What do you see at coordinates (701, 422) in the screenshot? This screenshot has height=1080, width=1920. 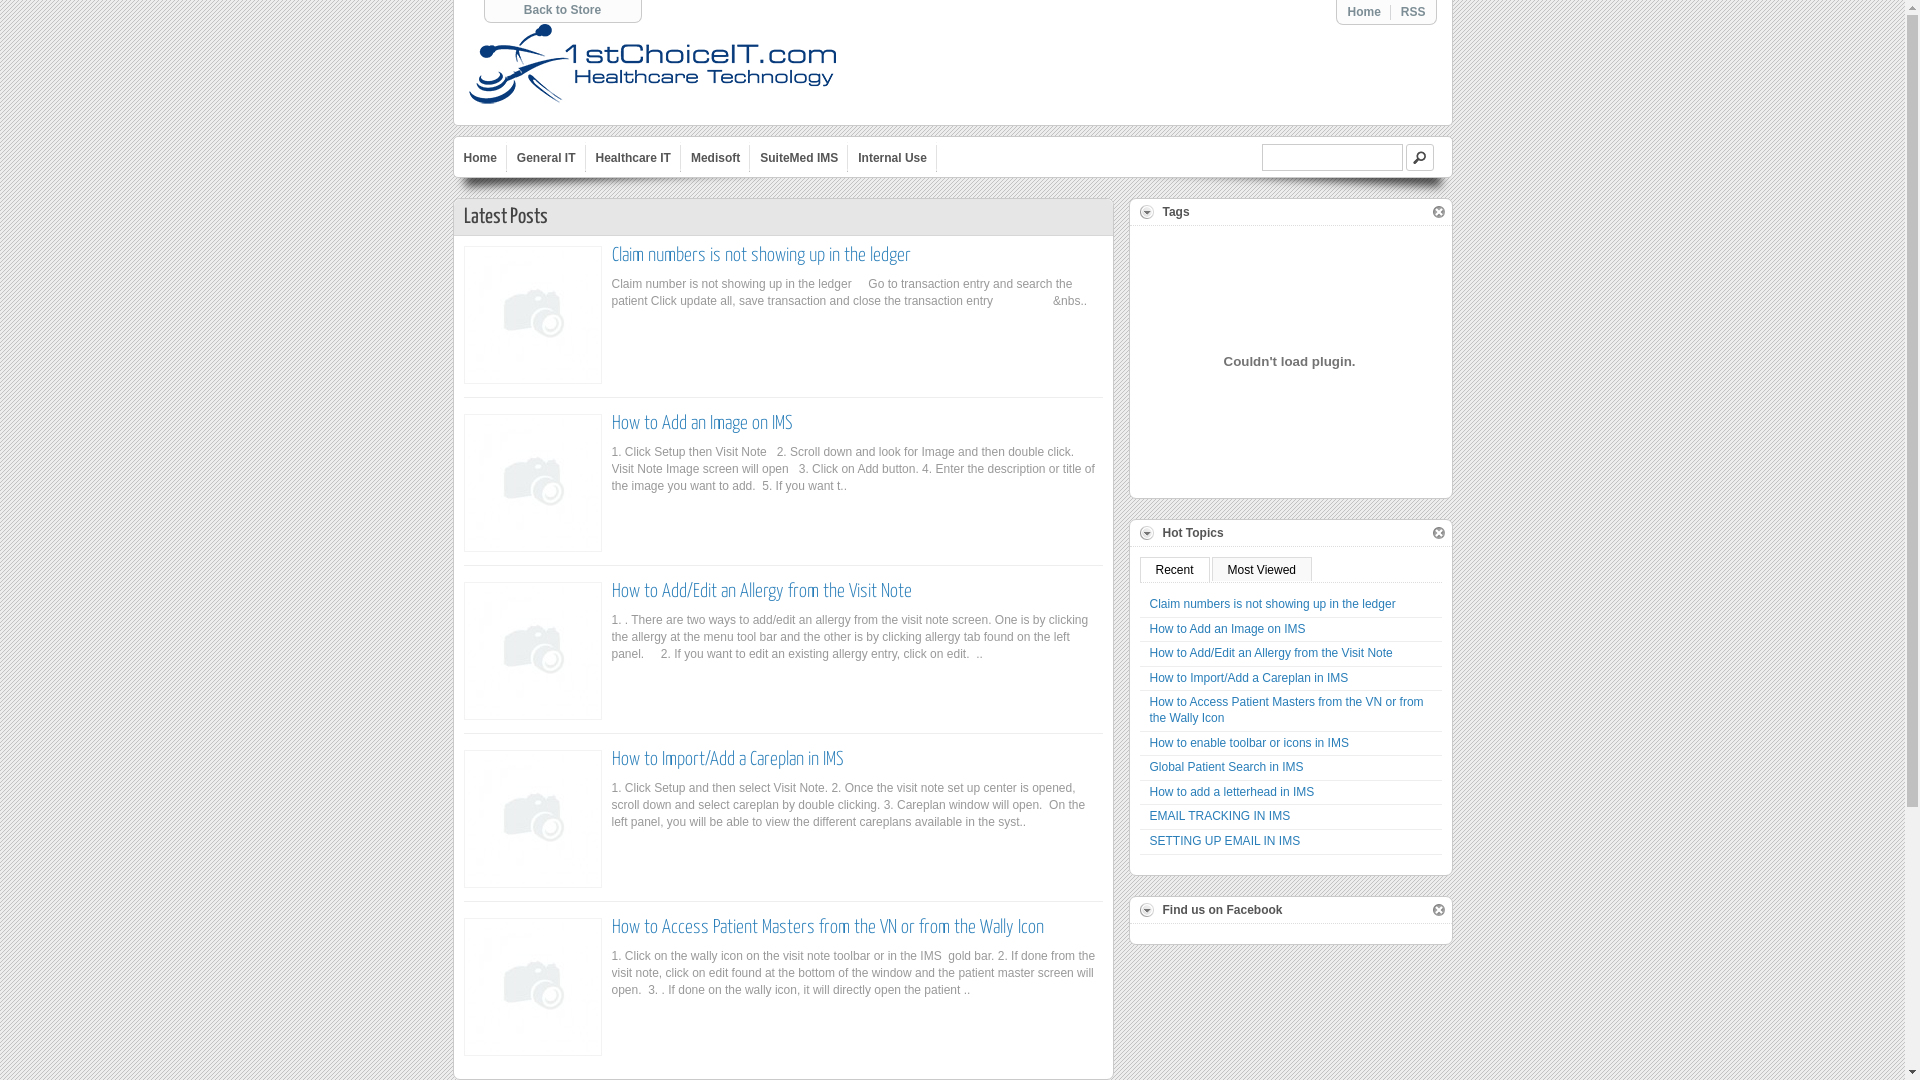 I see `'How to Add an Image on IMS'` at bounding box center [701, 422].